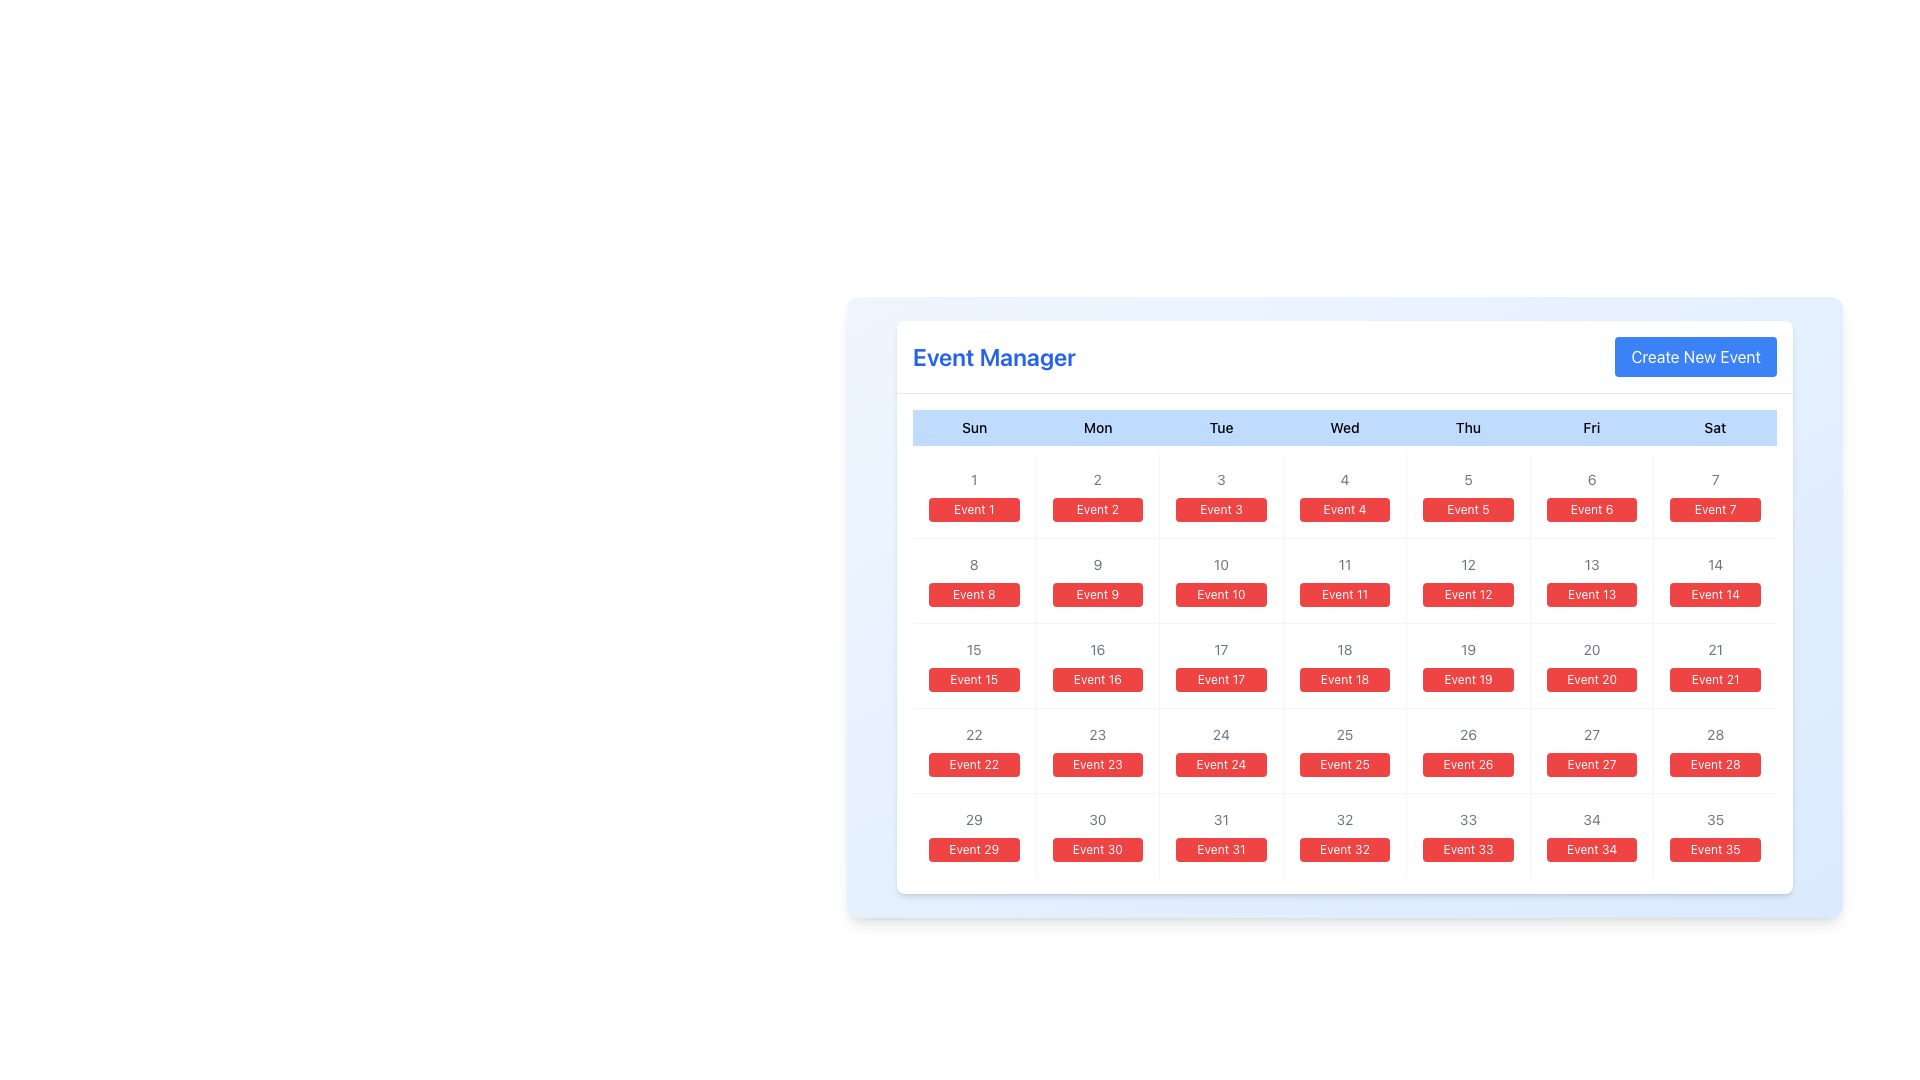 The width and height of the screenshot is (1920, 1080). What do you see at coordinates (1591, 564) in the screenshot?
I see `the Text Label representing the date '13' in the calendar layout, which is located in the Friday column of the second week, above the label 'Event 13'` at bounding box center [1591, 564].